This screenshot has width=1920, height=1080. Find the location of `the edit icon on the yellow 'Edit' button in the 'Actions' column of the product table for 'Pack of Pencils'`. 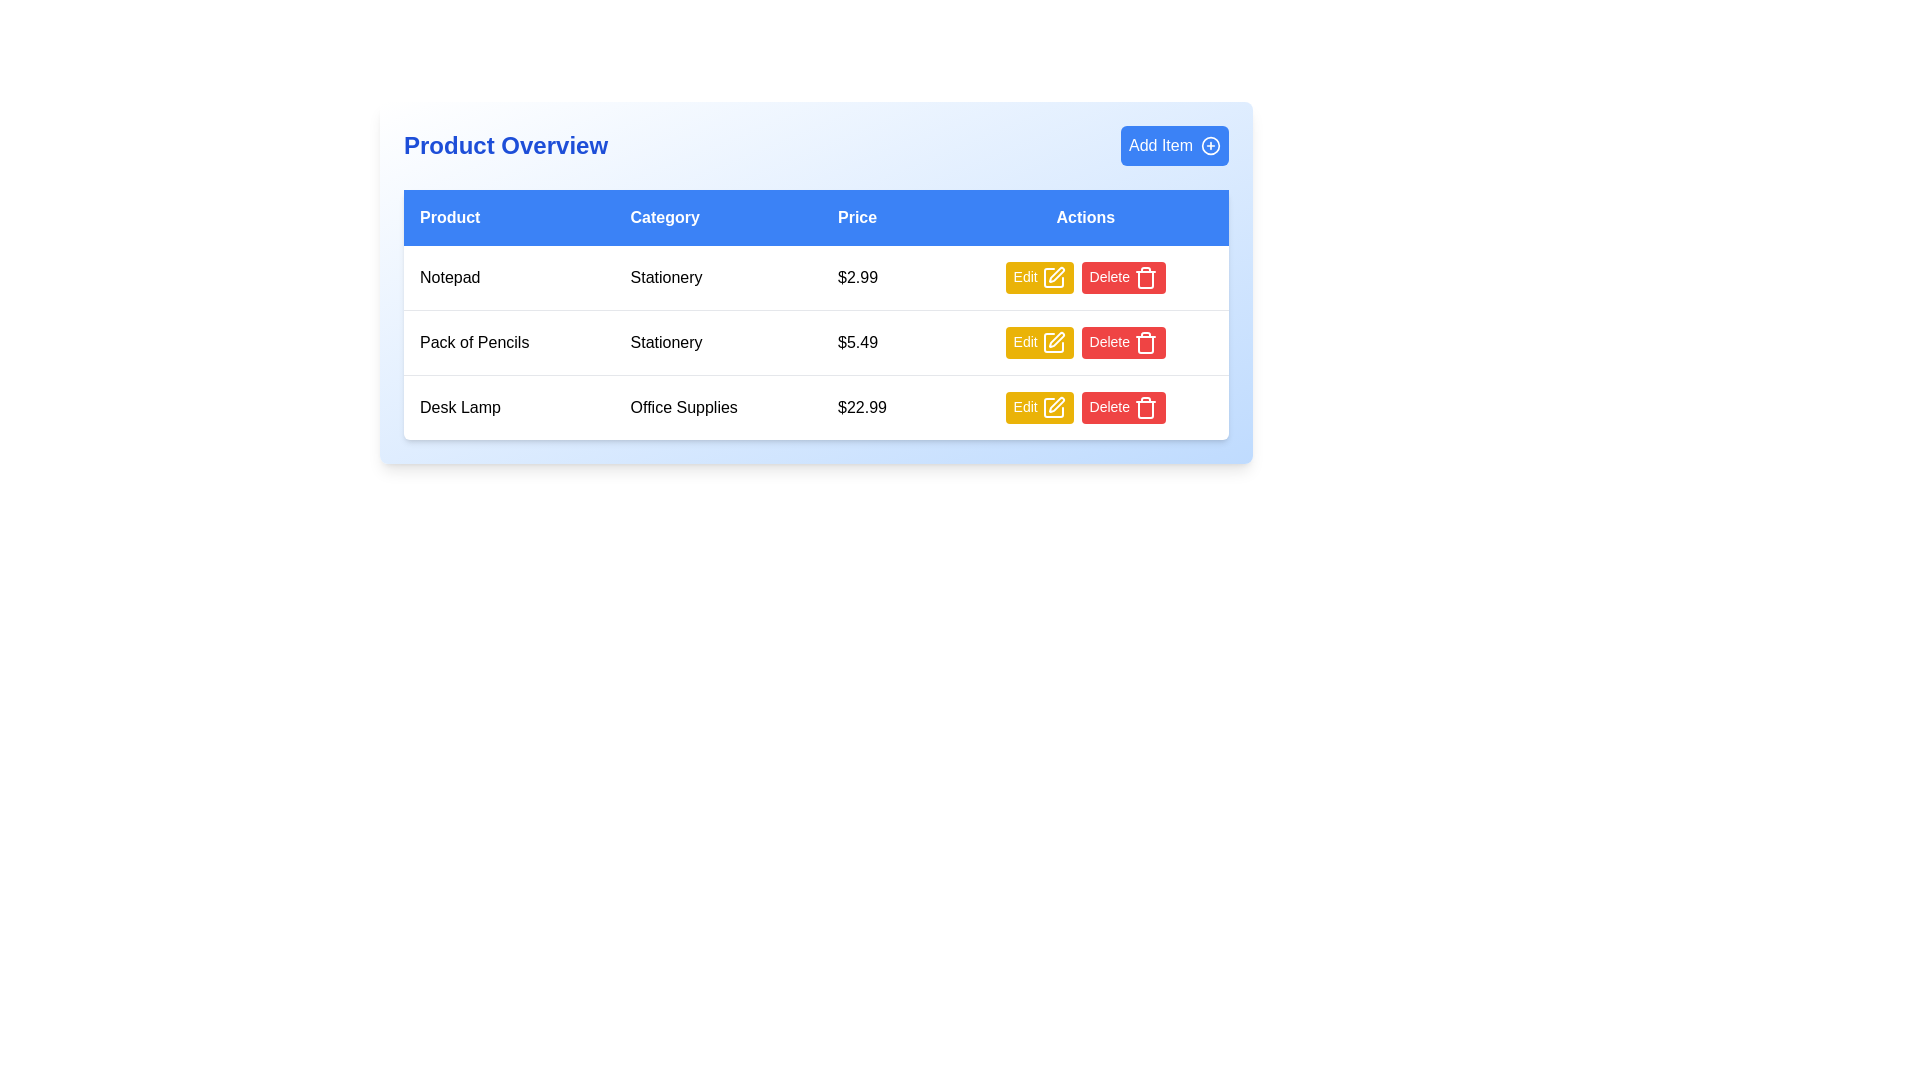

the edit icon on the yellow 'Edit' button in the 'Actions' column of the product table for 'Pack of Pencils' is located at coordinates (1052, 342).